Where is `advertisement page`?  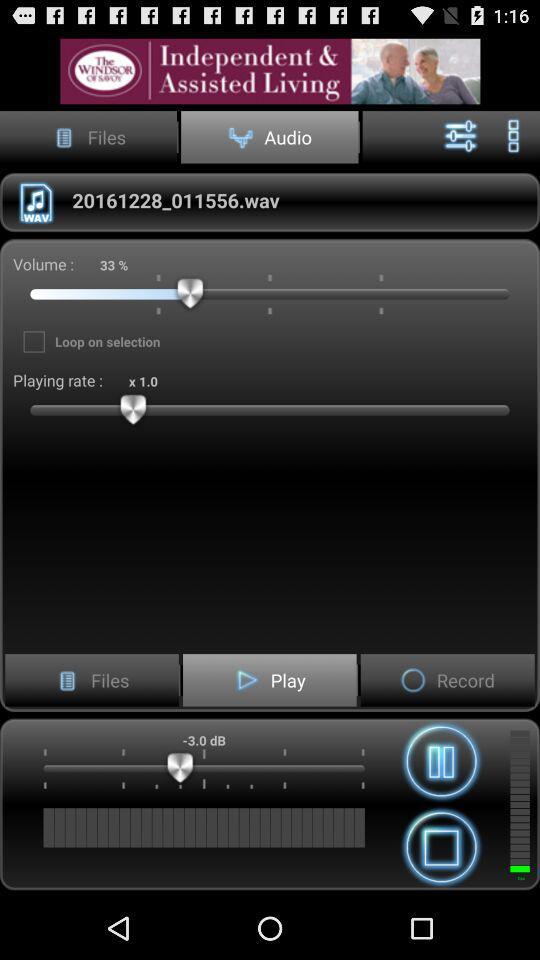 advertisement page is located at coordinates (270, 71).